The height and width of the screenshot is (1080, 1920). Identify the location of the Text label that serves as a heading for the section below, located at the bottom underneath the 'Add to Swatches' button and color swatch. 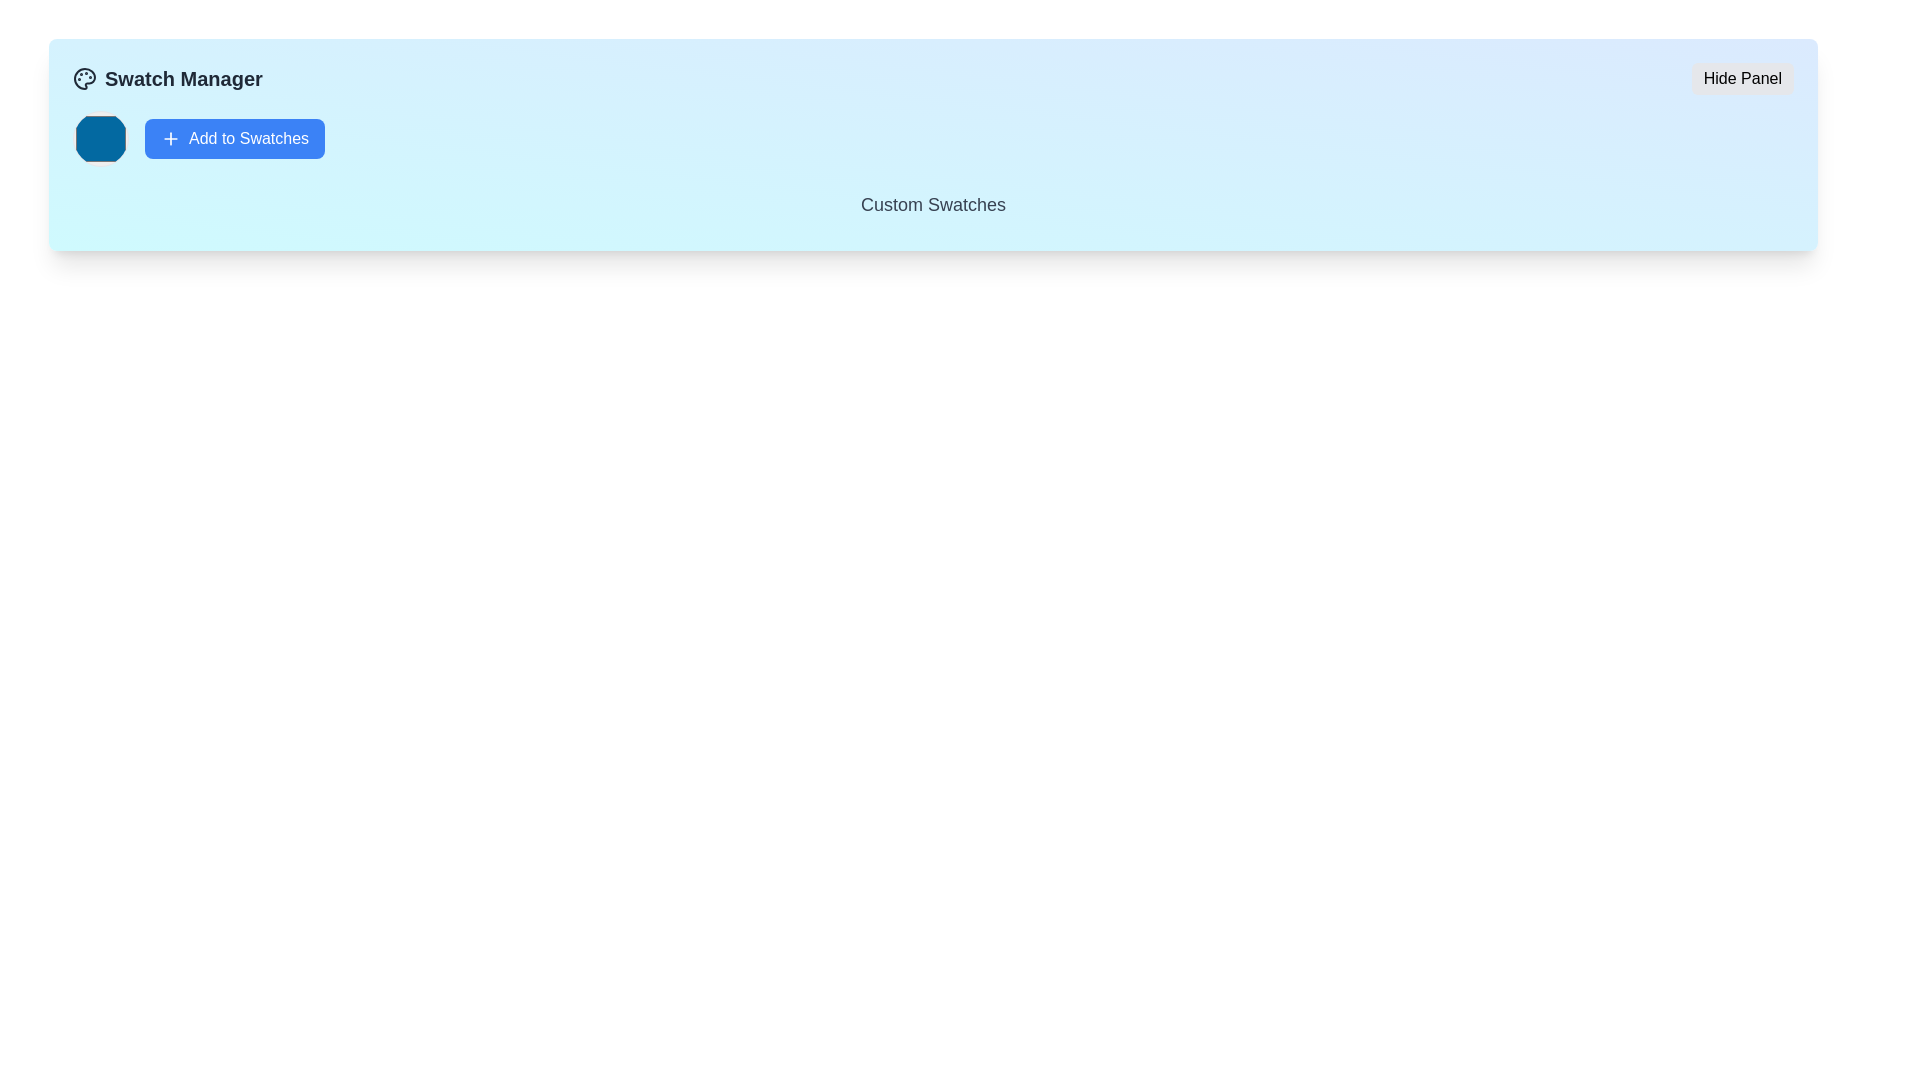
(932, 208).